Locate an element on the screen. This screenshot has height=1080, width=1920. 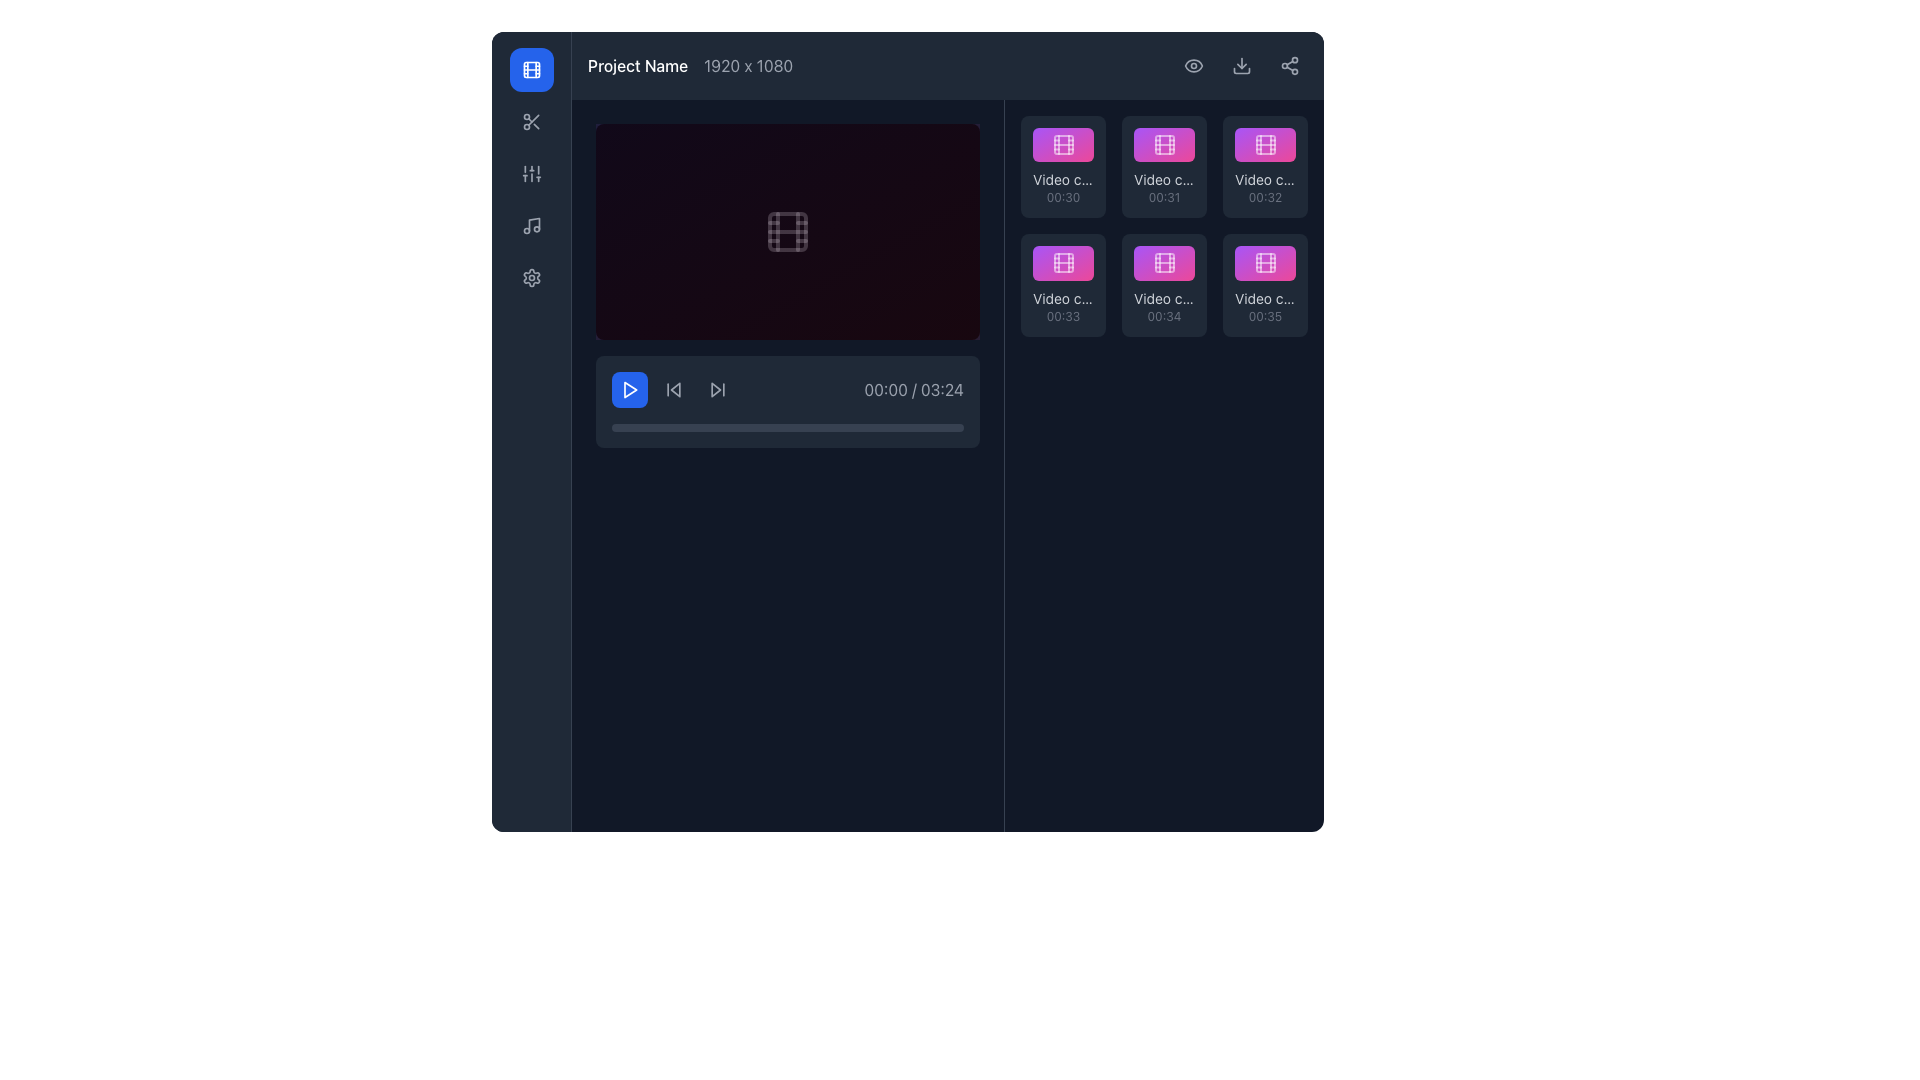
the 'Skip Backward' button located in the bottom center of the video player control panel, positioned between the 'Play' button and the 'Forward' button is located at coordinates (673, 389).